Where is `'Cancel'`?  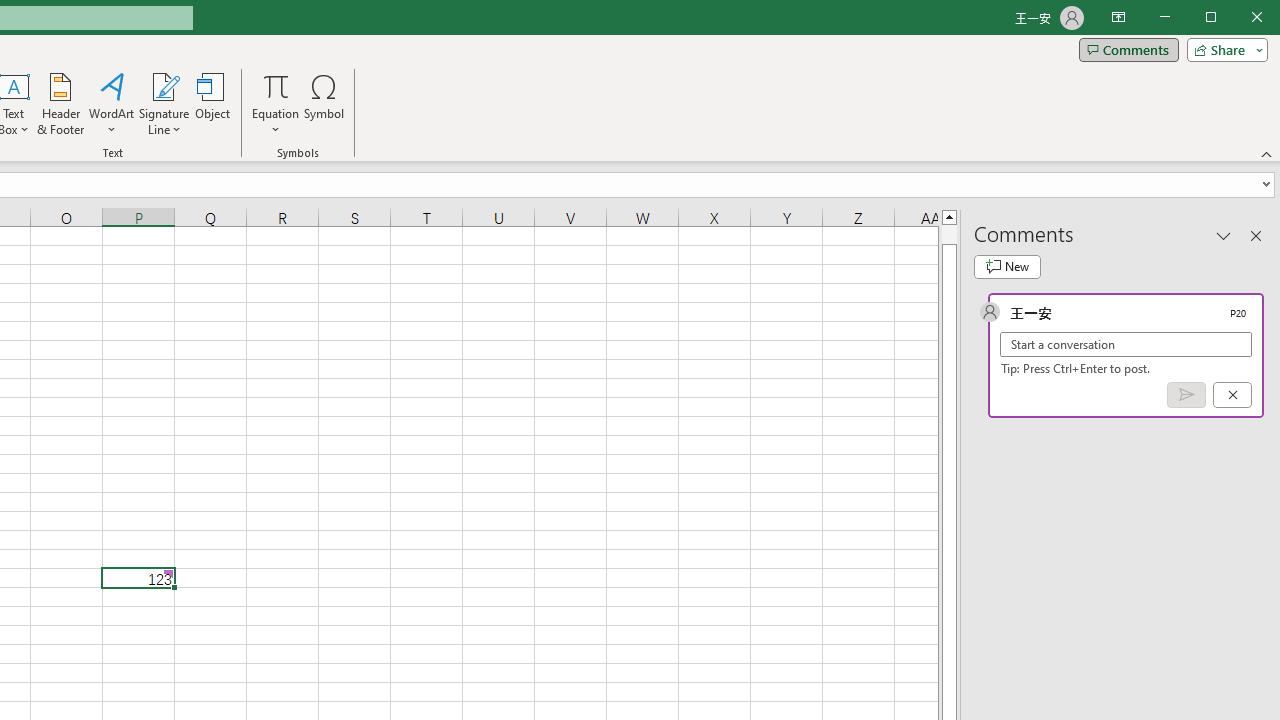
'Cancel' is located at coordinates (1231, 395).